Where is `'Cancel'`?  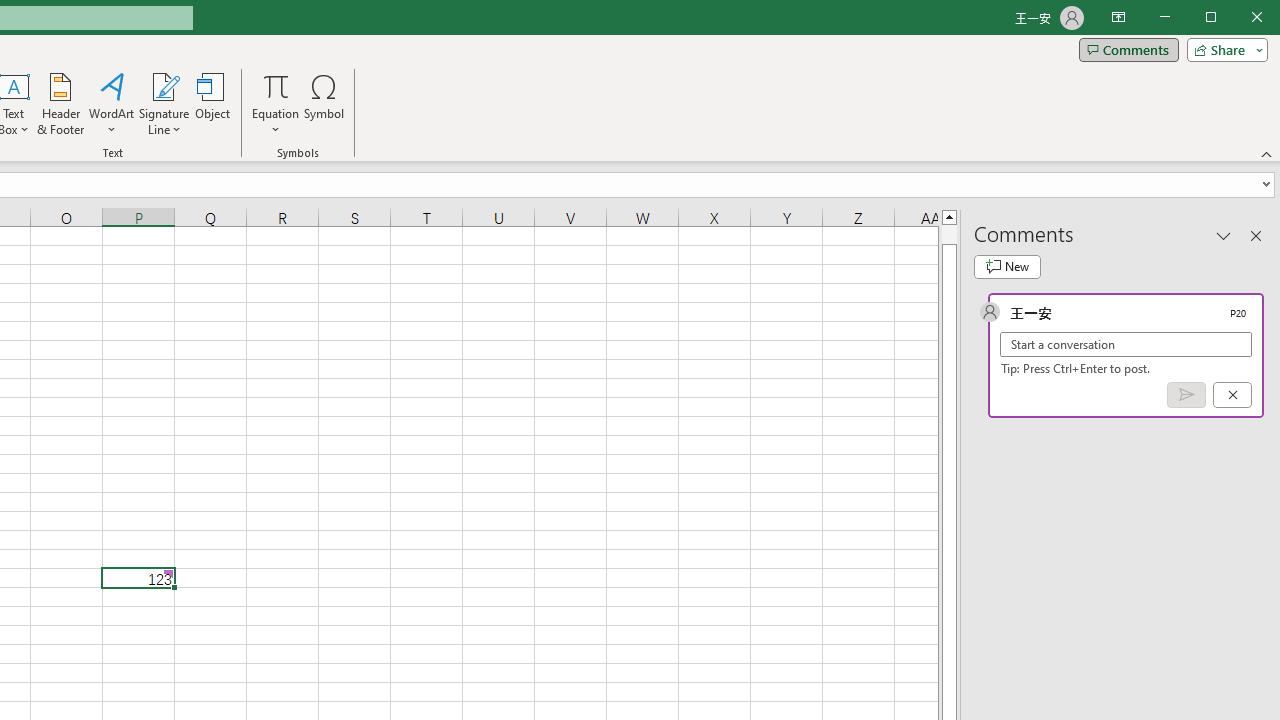
'Cancel' is located at coordinates (1231, 395).